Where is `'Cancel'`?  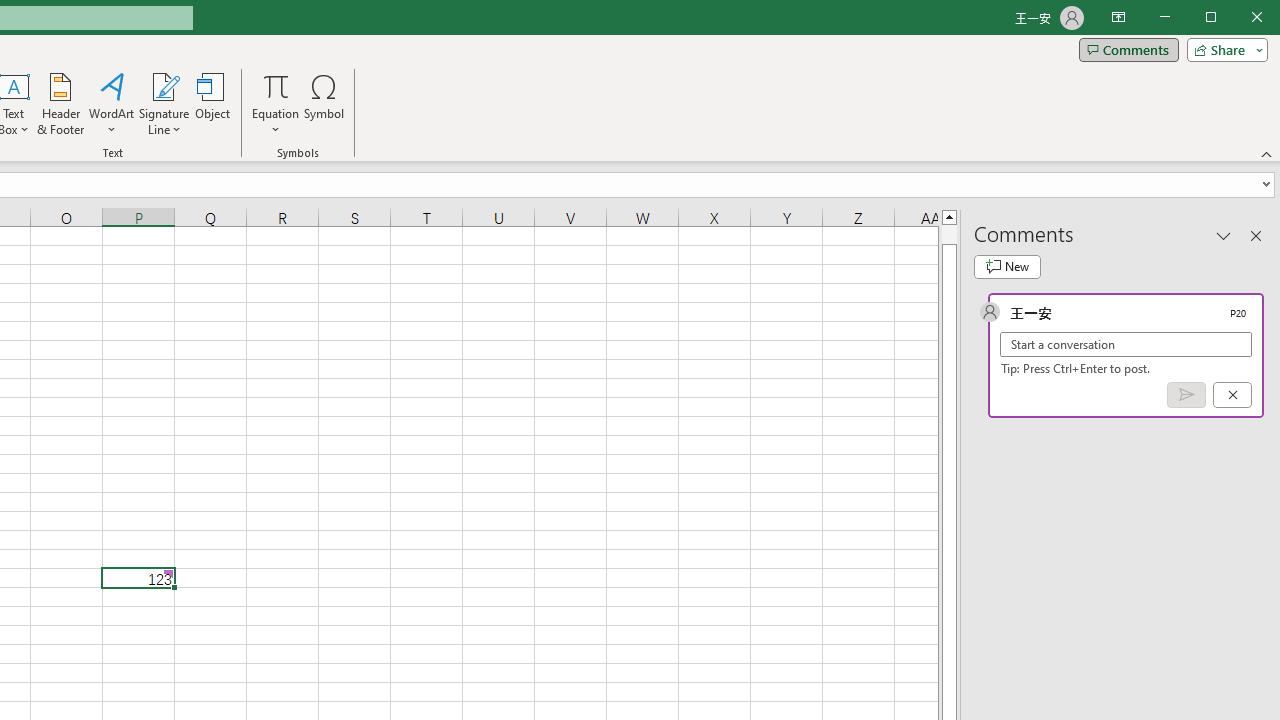
'Cancel' is located at coordinates (1231, 395).